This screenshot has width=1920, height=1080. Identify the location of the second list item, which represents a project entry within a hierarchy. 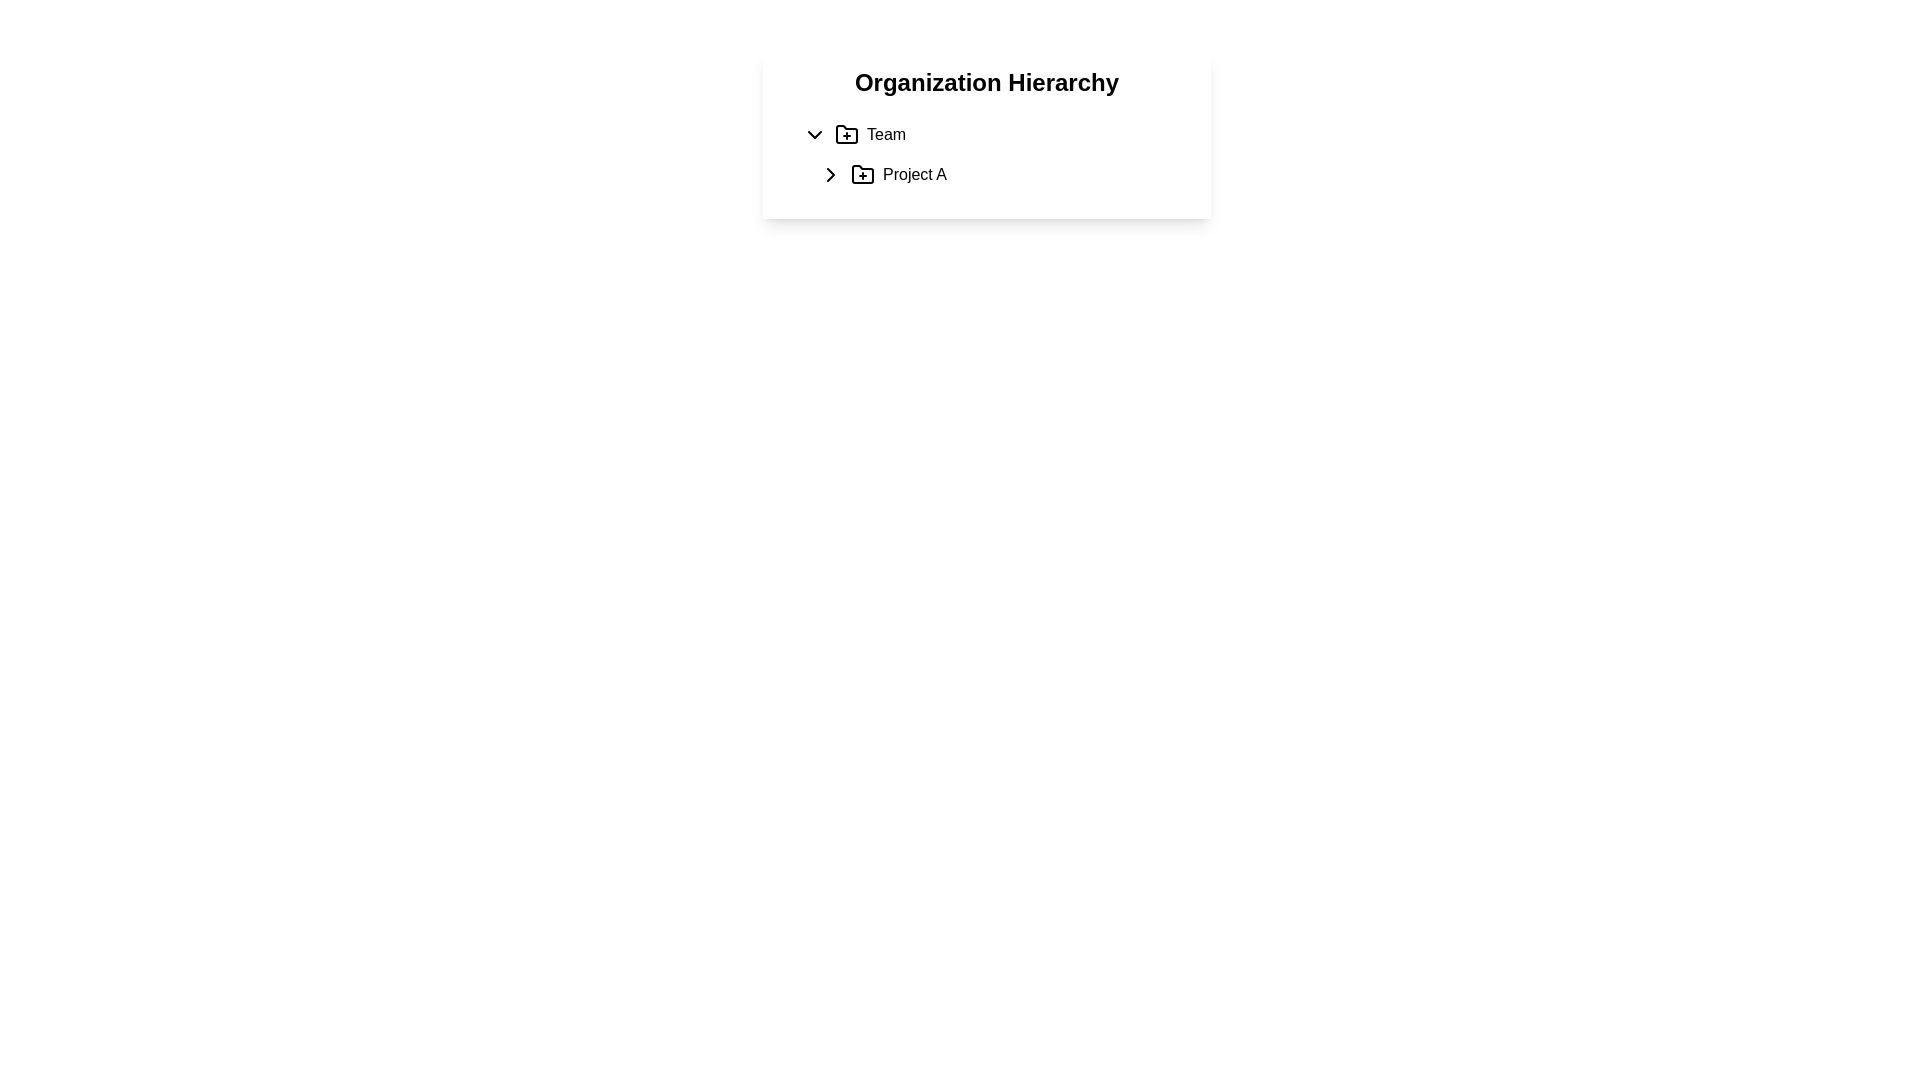
(1003, 173).